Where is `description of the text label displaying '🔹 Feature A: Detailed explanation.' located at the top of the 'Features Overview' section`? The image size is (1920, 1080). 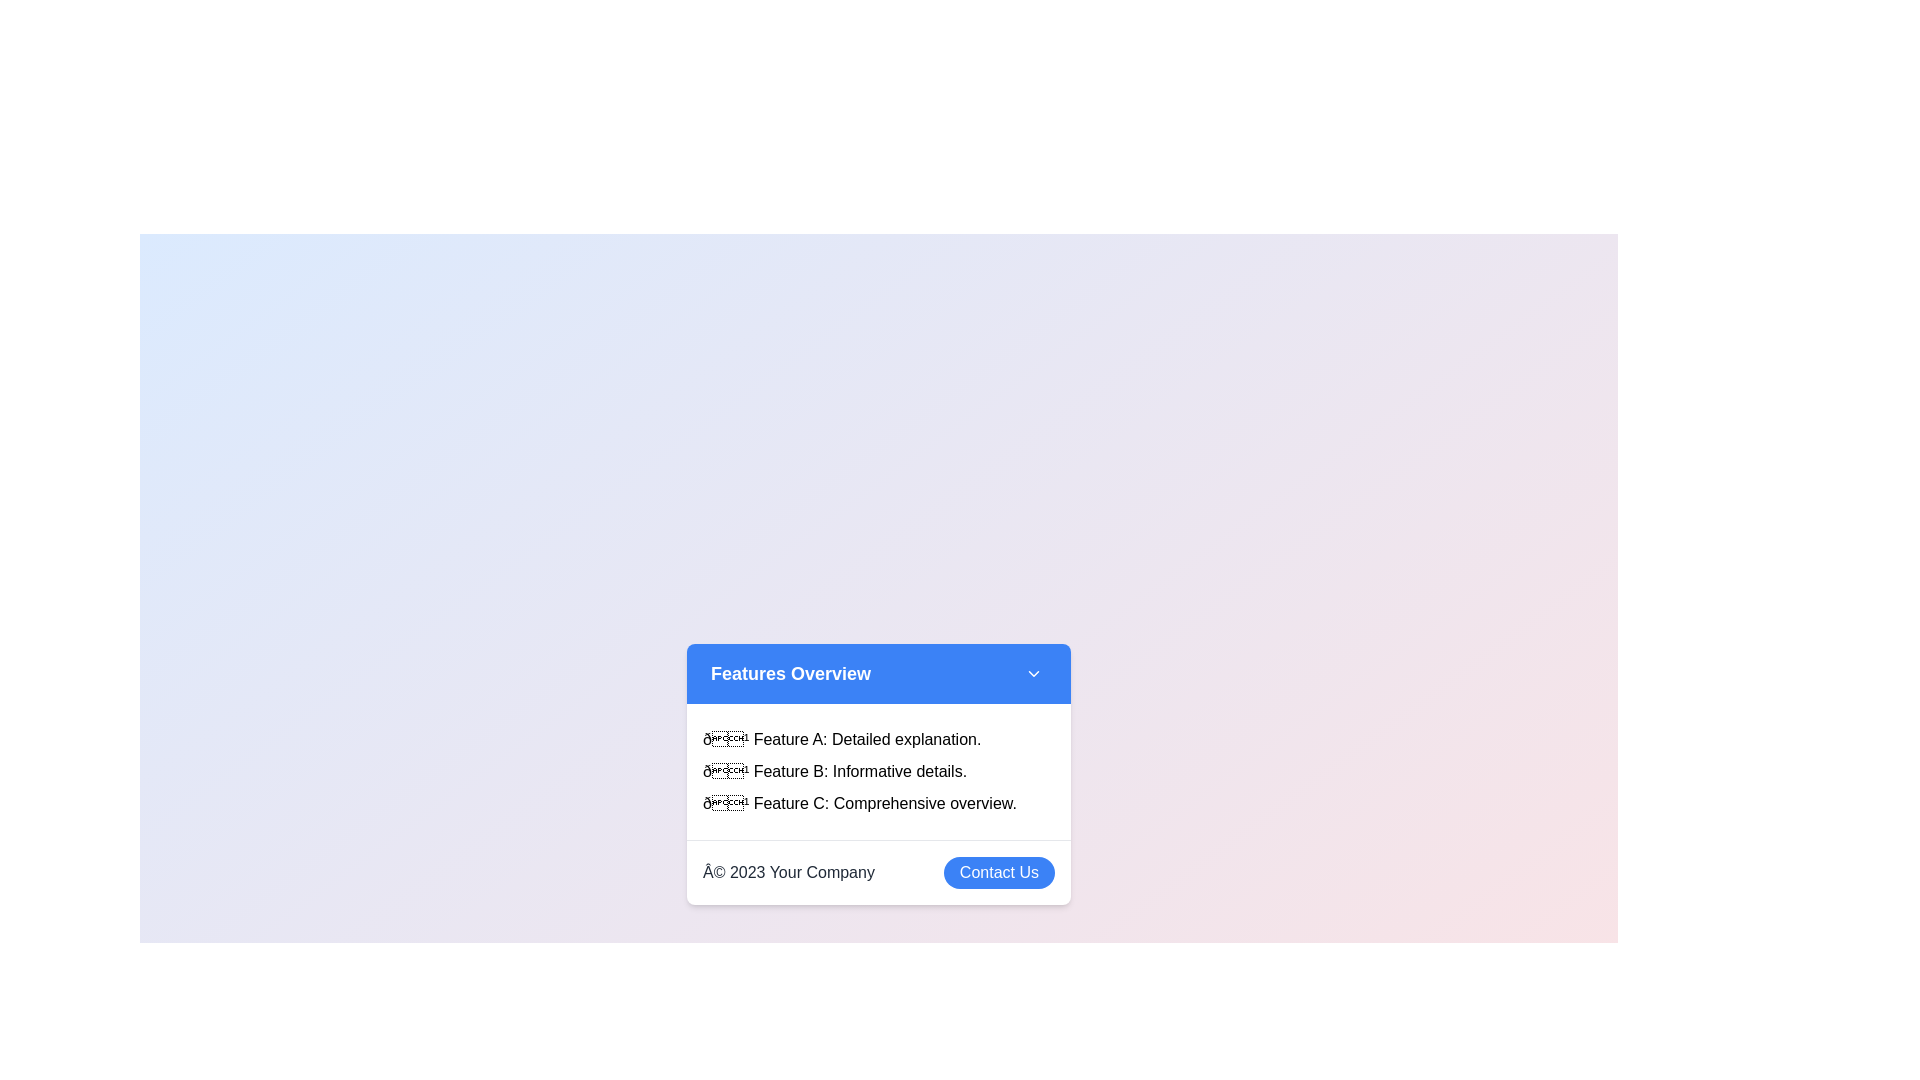 description of the text label displaying '🔹 Feature A: Detailed explanation.' located at the top of the 'Features Overview' section is located at coordinates (878, 739).